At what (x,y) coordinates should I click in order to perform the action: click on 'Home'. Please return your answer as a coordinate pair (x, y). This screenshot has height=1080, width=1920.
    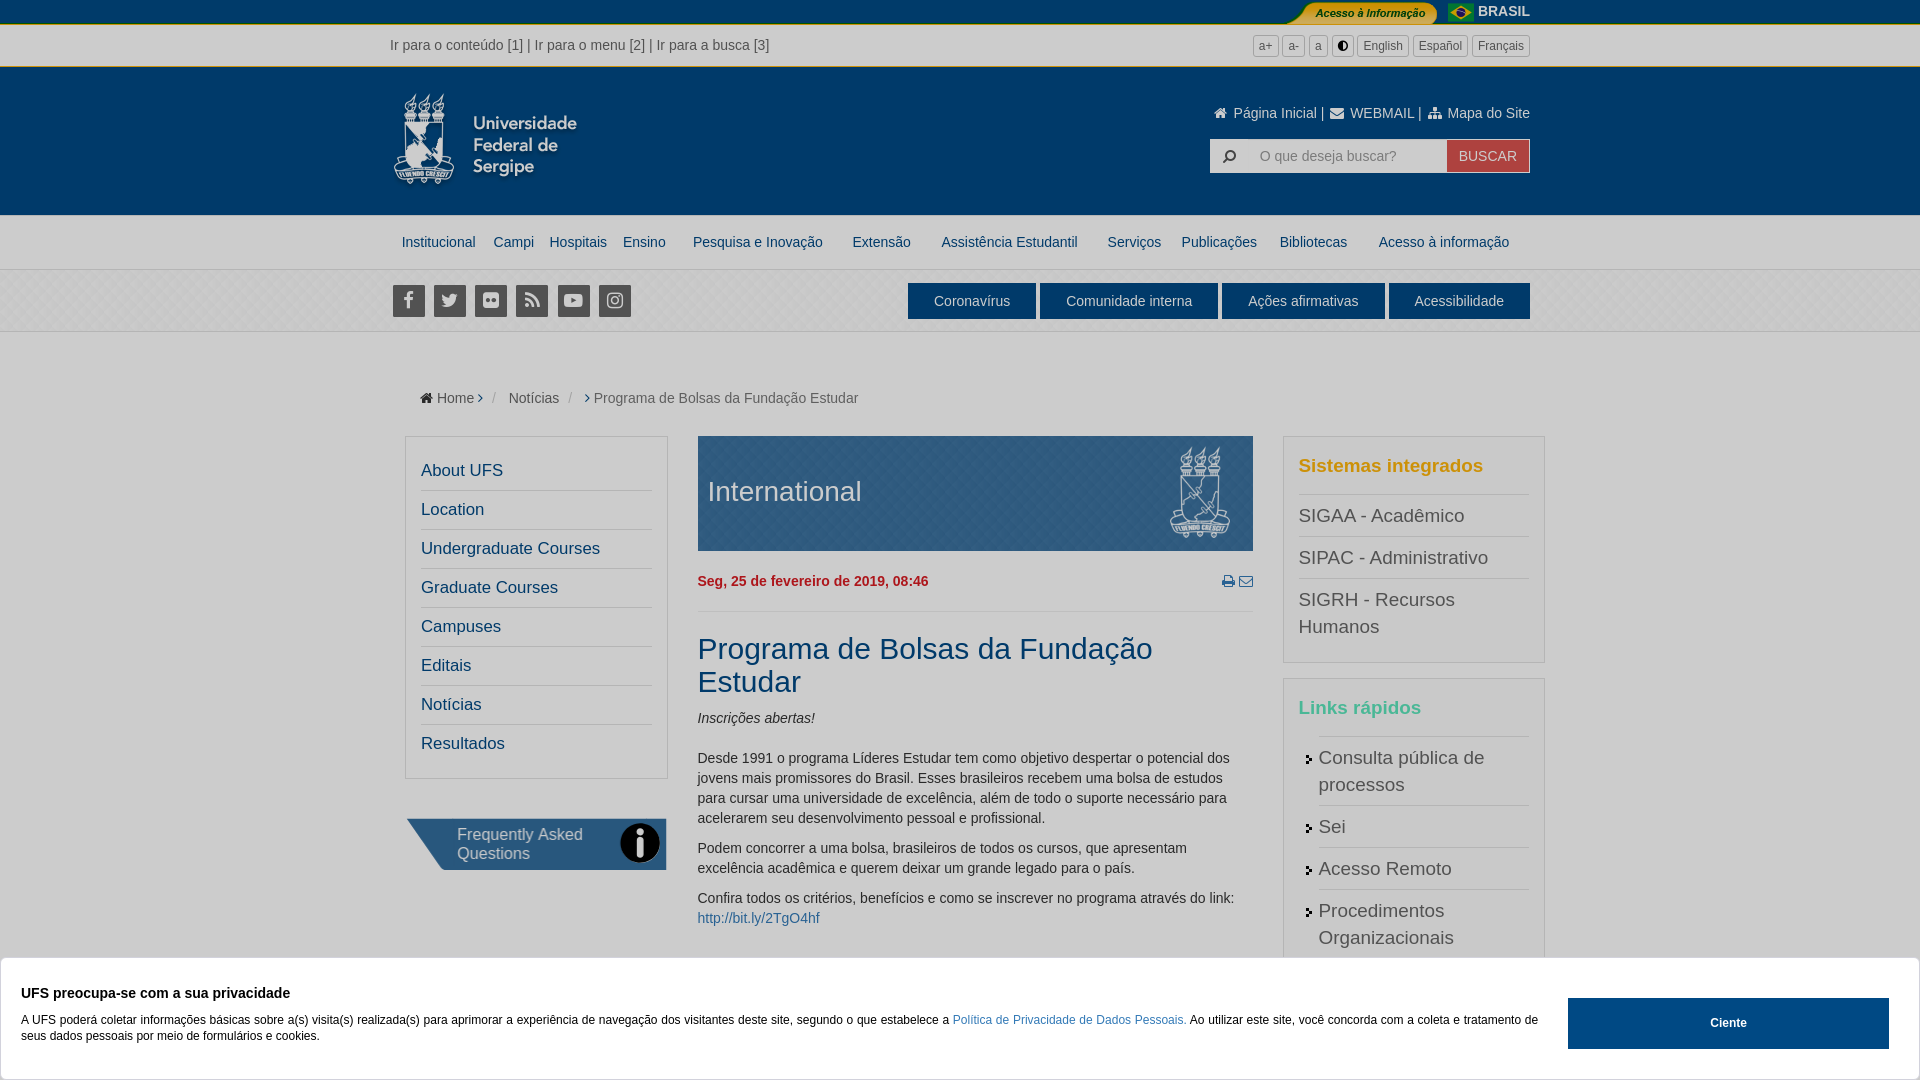
    Looking at the image, I should click on (454, 397).